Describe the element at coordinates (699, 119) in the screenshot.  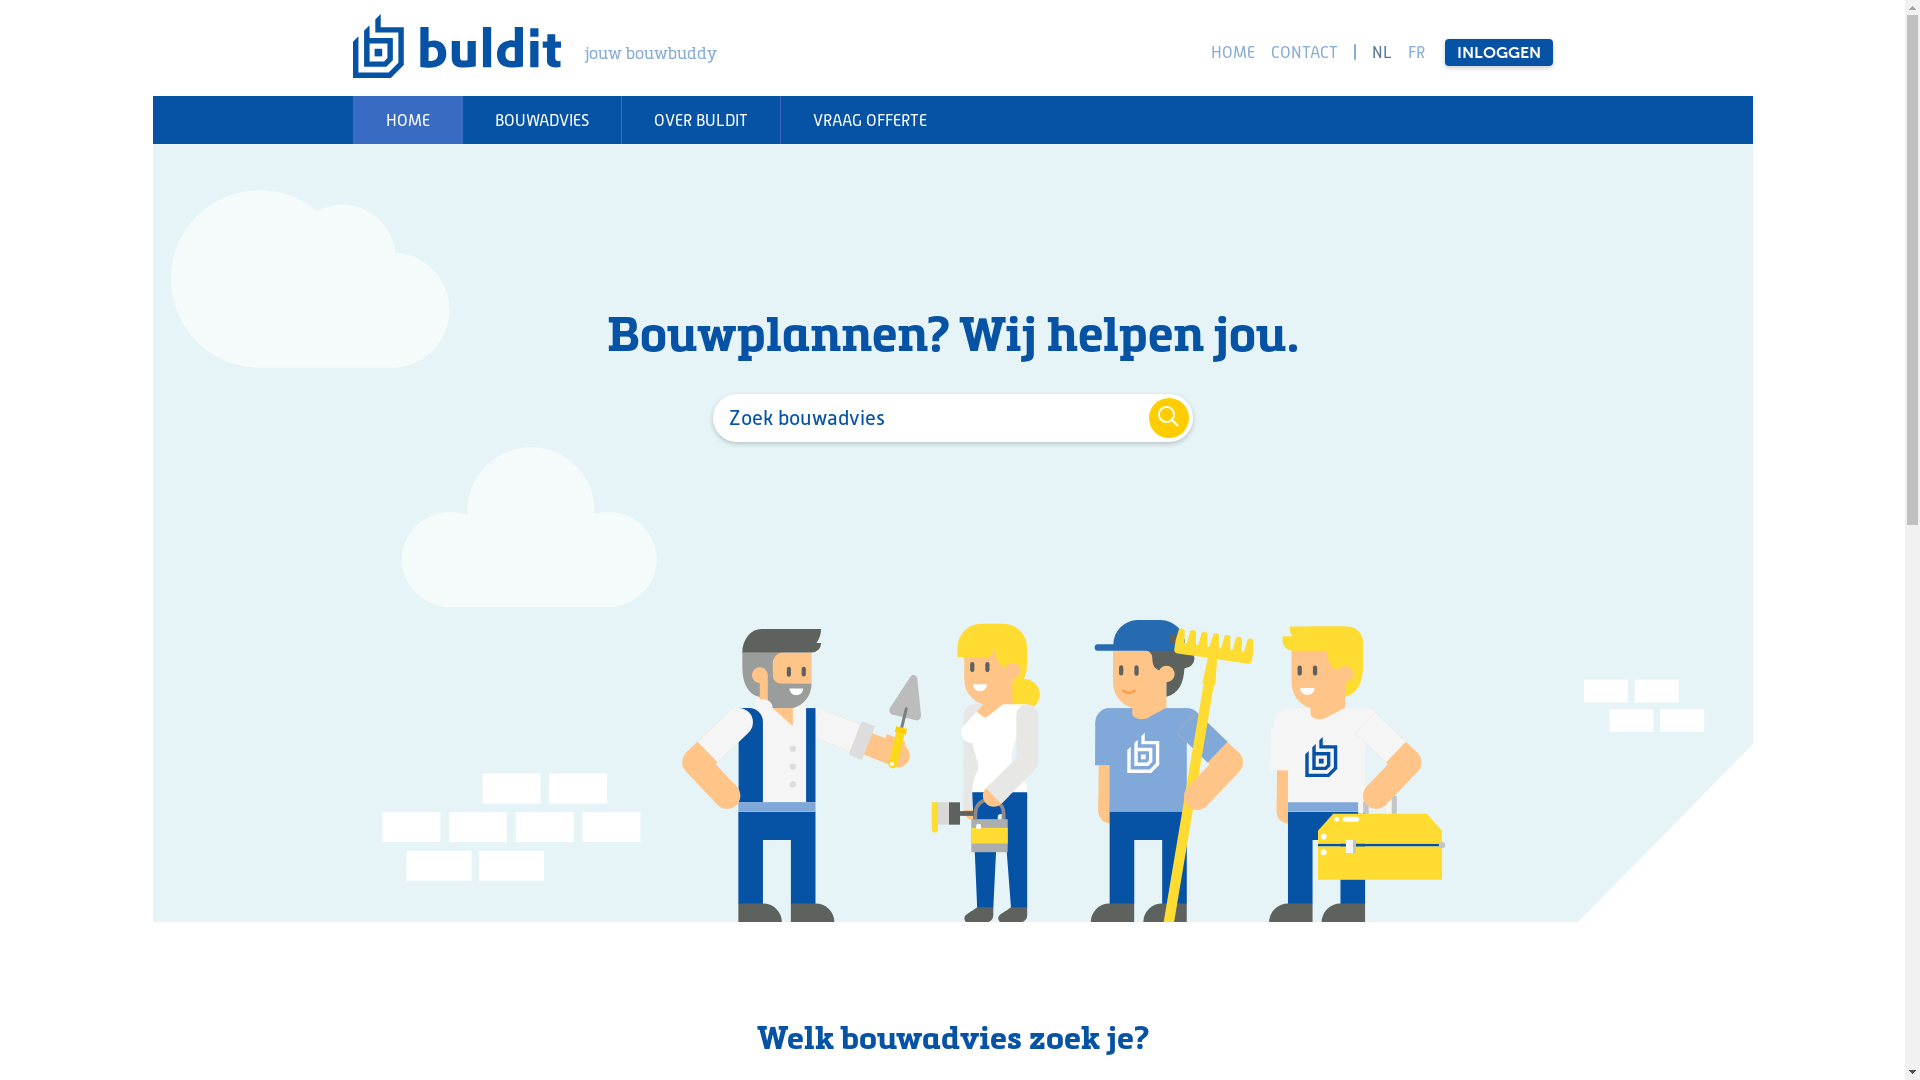
I see `'OVER BULDIT'` at that location.